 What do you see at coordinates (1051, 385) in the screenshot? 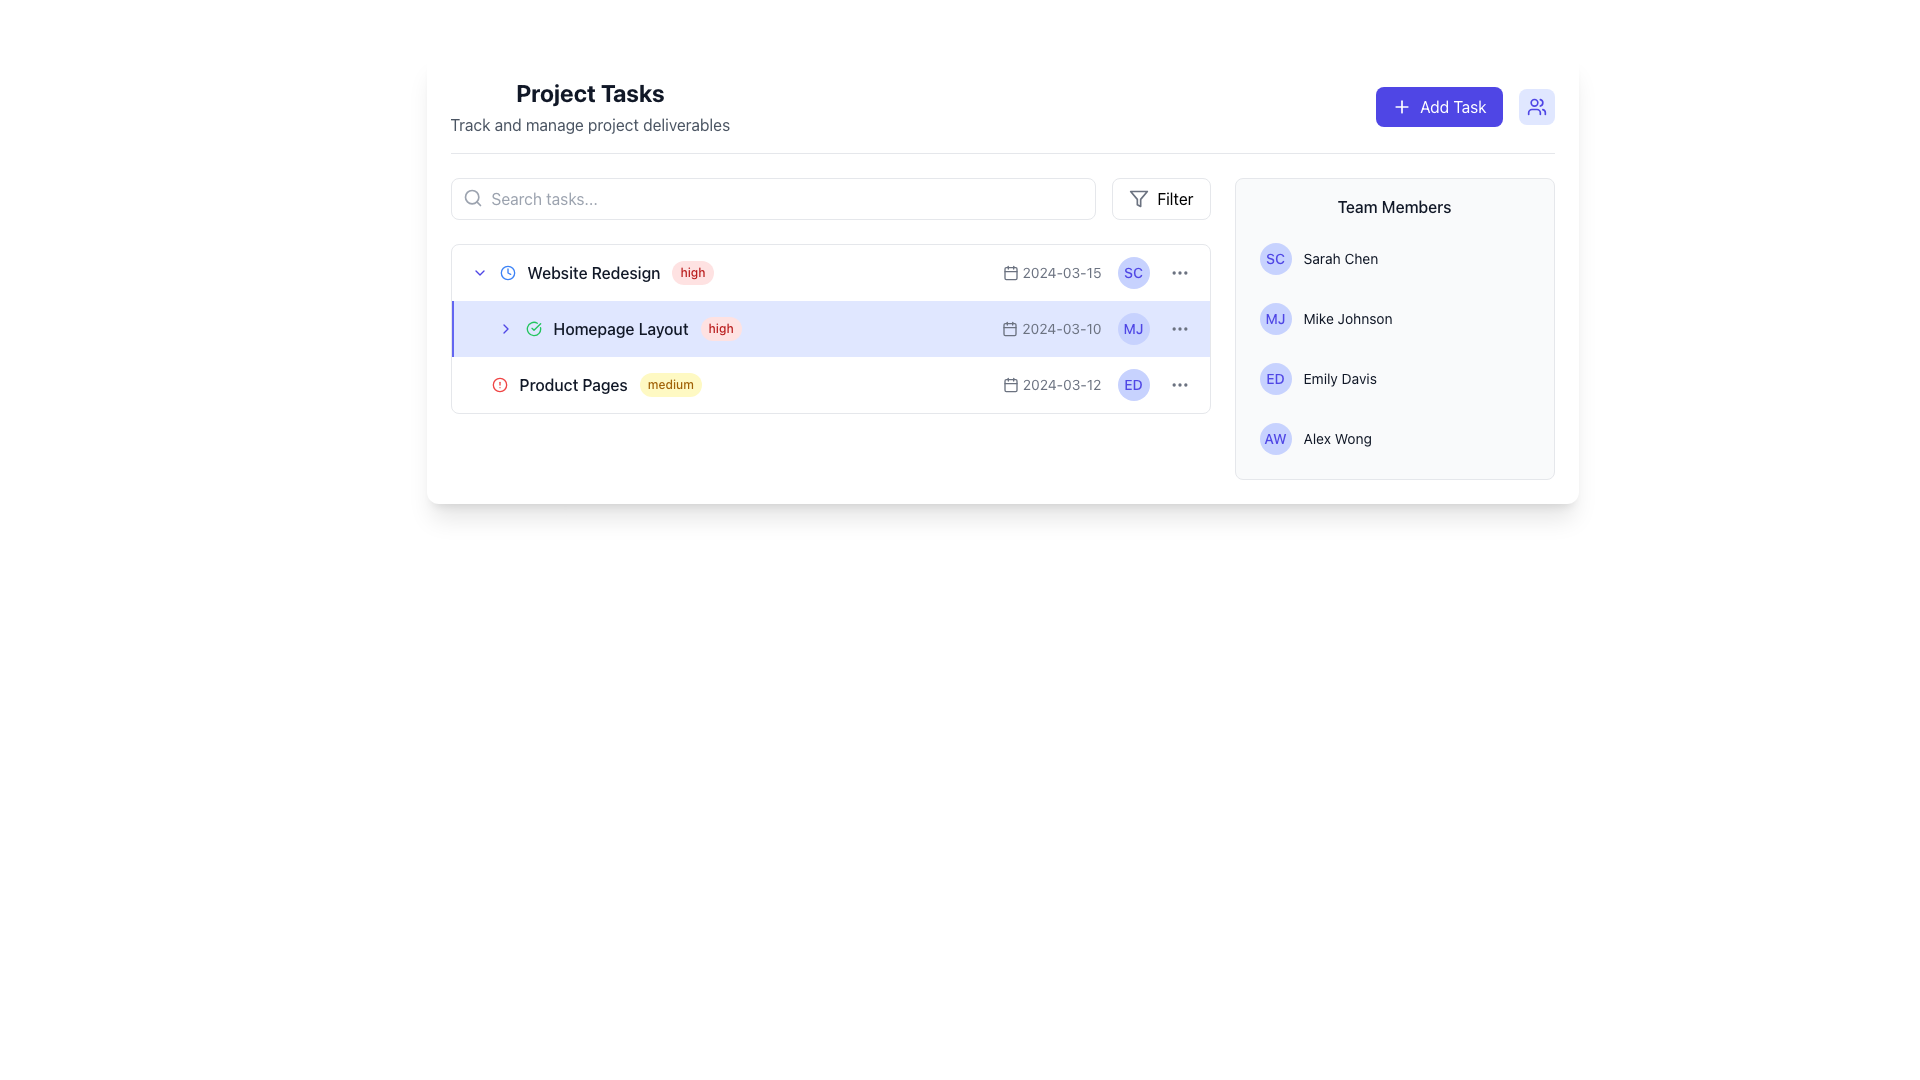
I see `the date label for the 'Product Pages' task, which is located in the third row of the list, to the right of the row's title and priority tag` at bounding box center [1051, 385].